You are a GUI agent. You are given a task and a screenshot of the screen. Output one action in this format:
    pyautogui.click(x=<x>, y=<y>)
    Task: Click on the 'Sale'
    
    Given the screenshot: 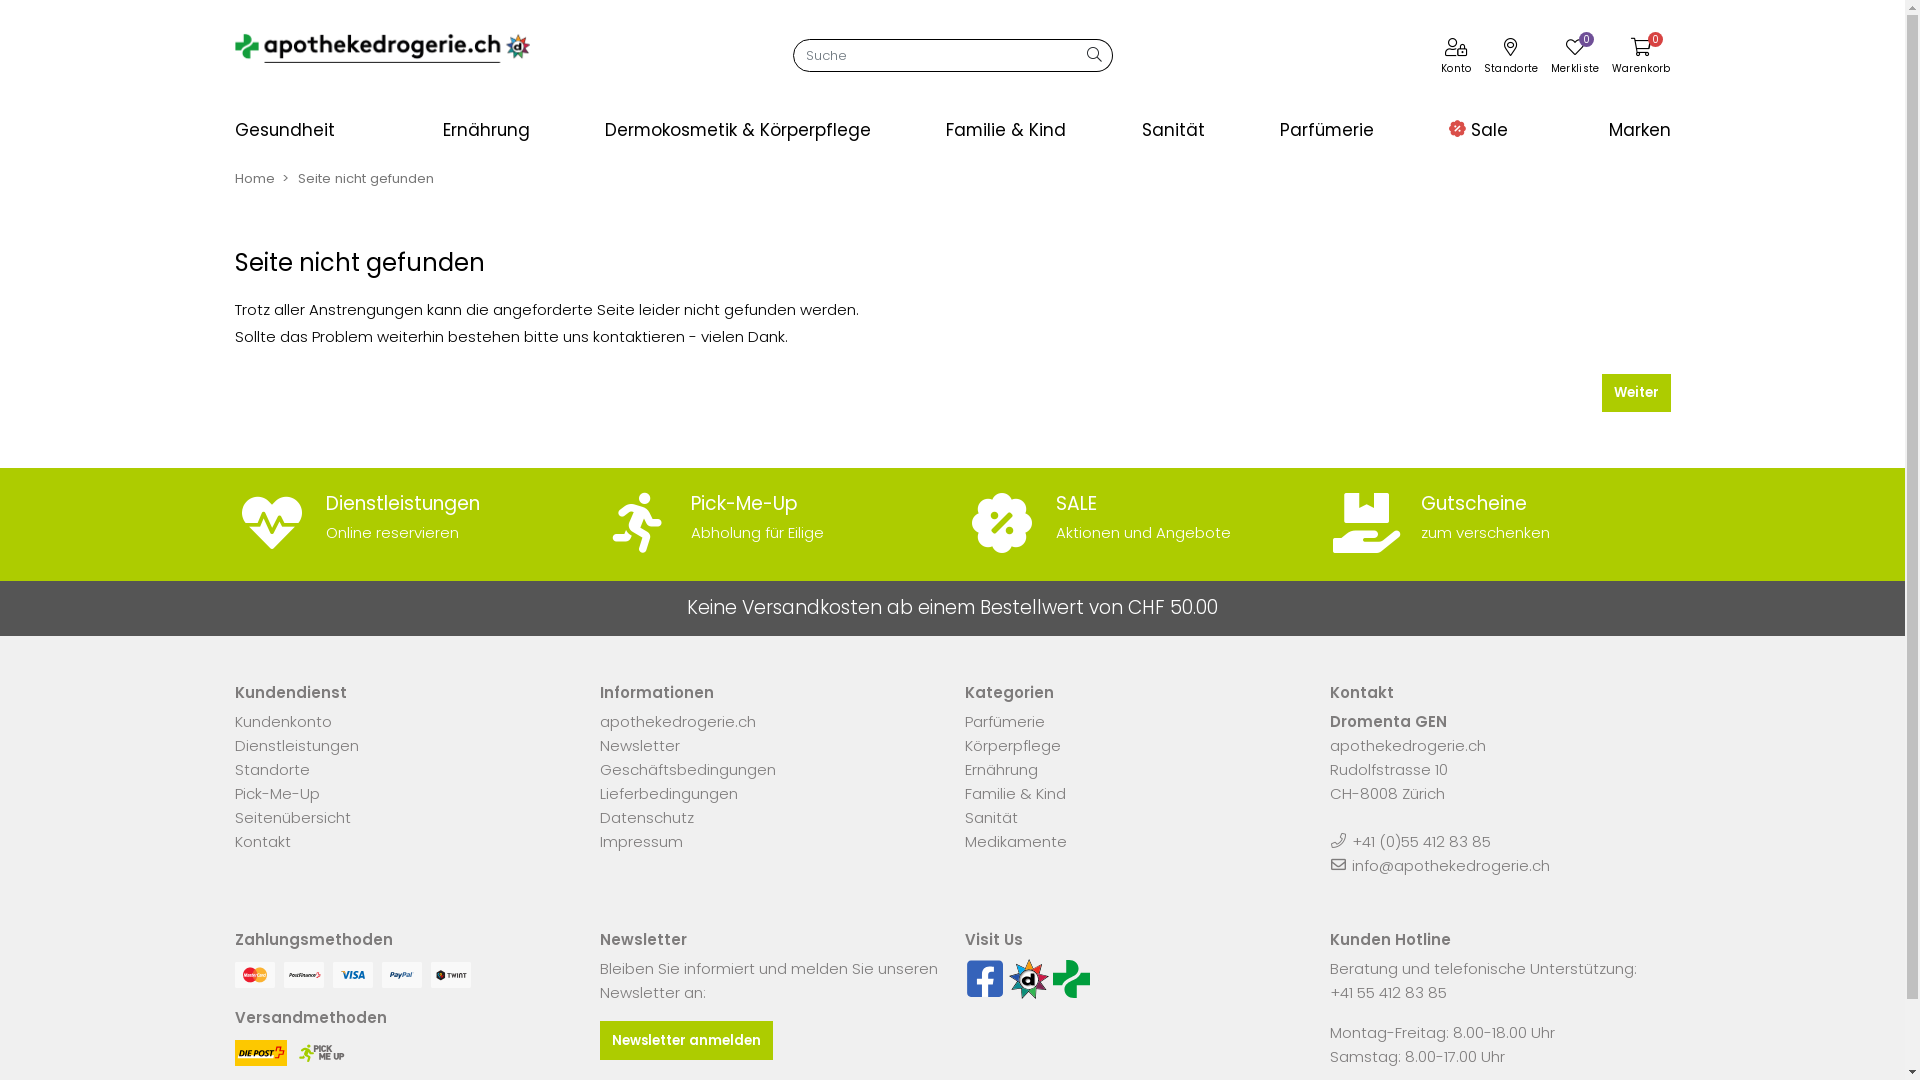 What is the action you would take?
    pyautogui.click(x=1478, y=130)
    